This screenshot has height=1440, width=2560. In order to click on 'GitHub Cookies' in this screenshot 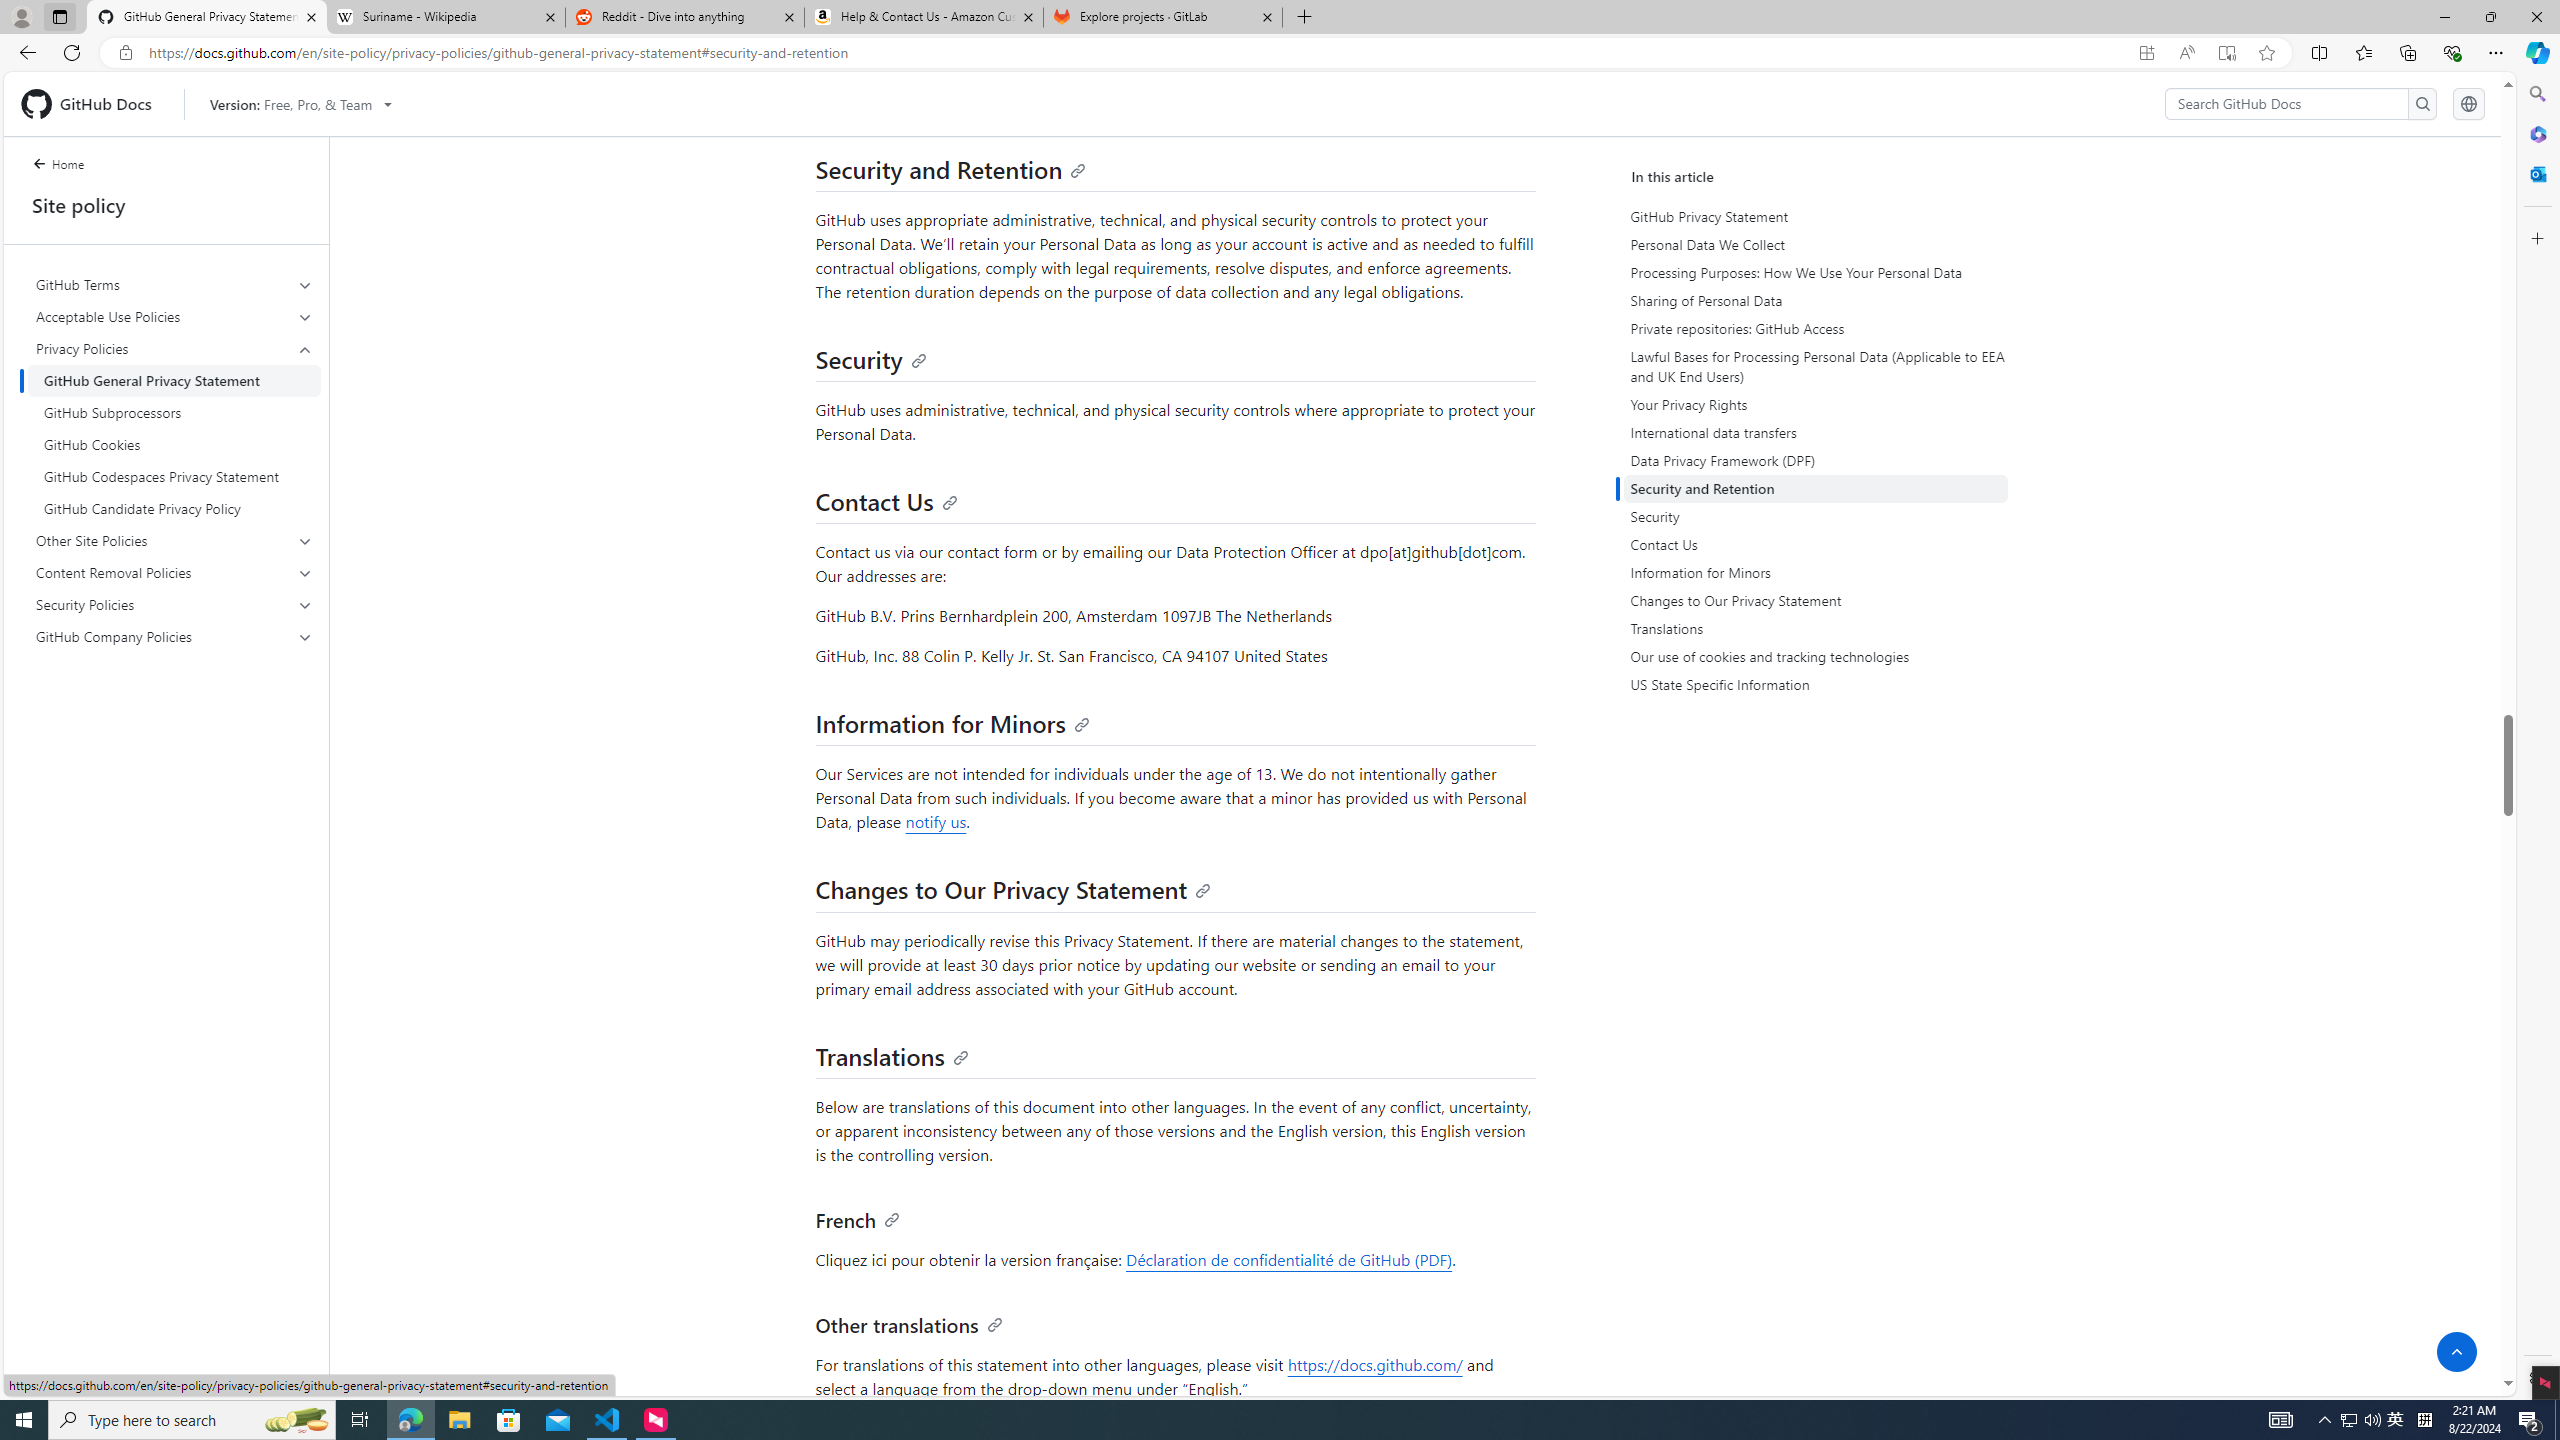, I will do `click(174, 444)`.